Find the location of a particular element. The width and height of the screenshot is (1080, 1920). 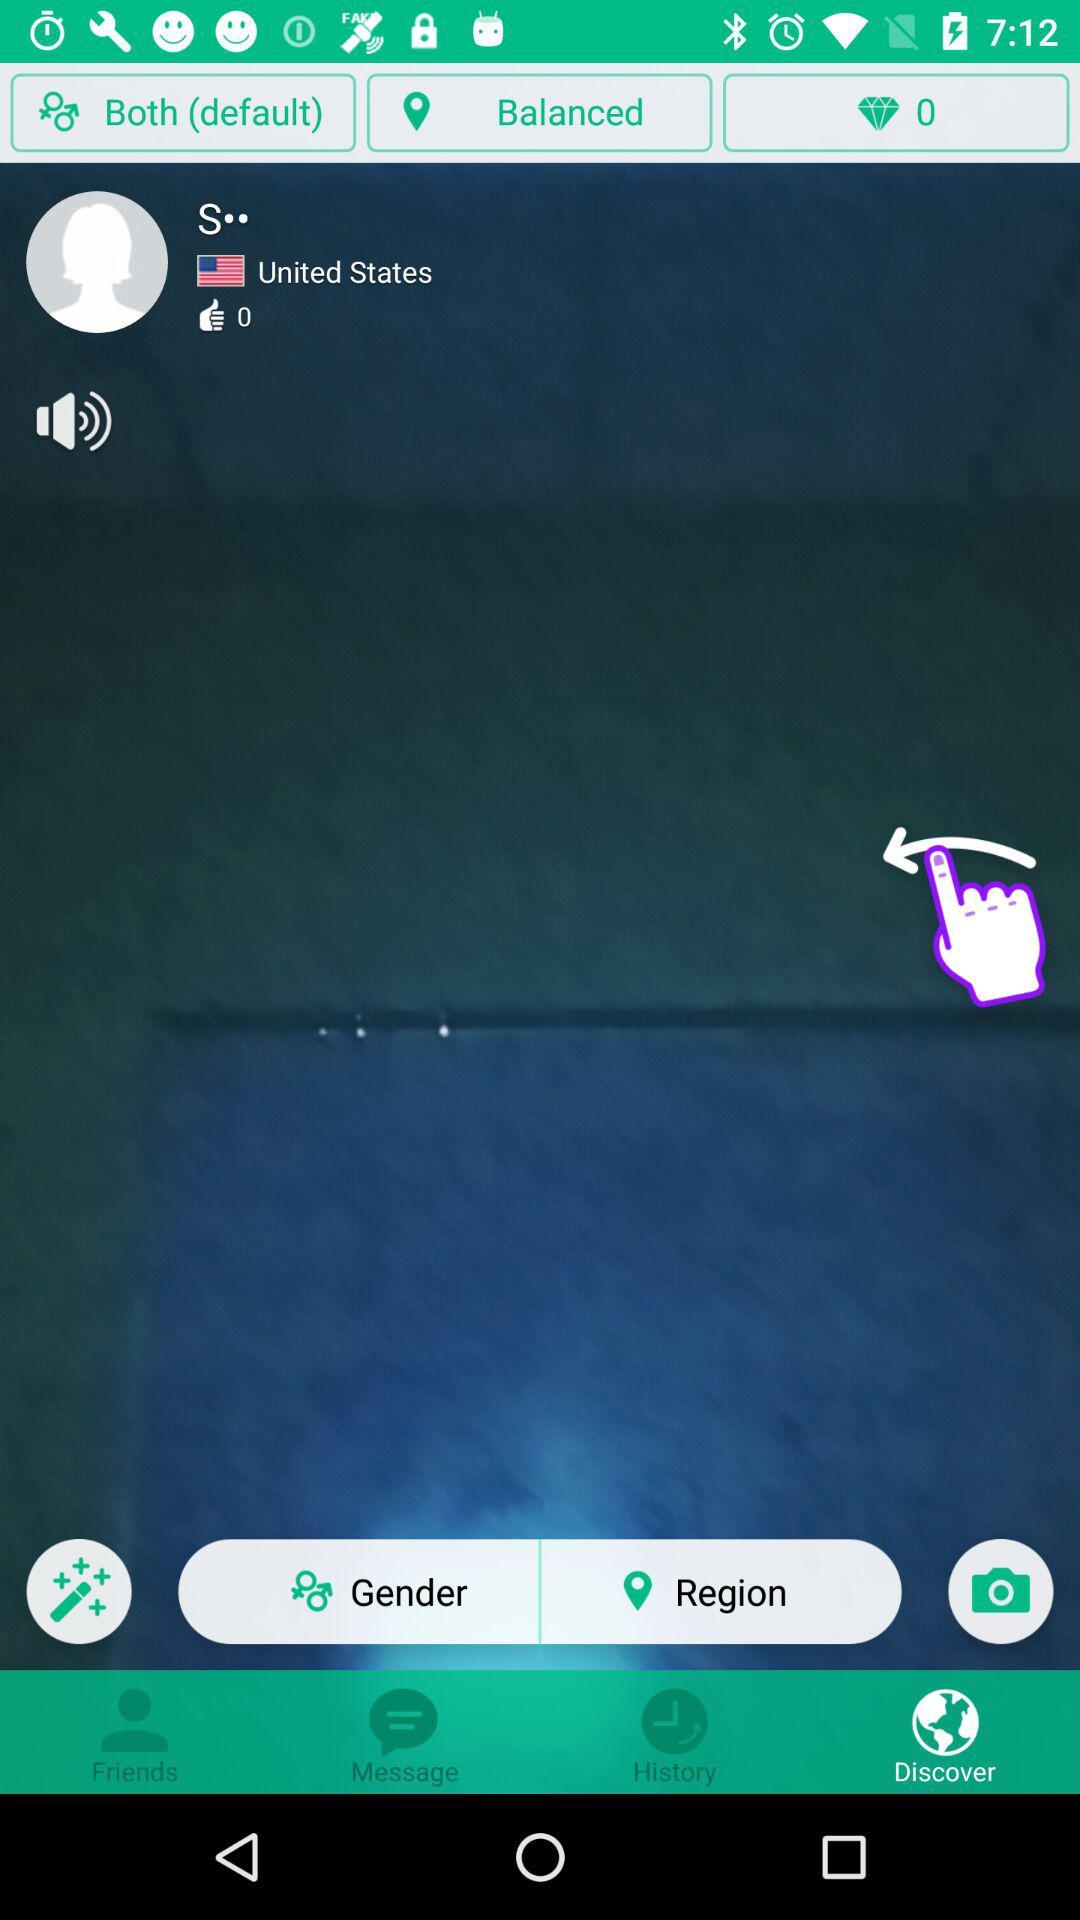

the profile which is in the left top is located at coordinates (96, 261).